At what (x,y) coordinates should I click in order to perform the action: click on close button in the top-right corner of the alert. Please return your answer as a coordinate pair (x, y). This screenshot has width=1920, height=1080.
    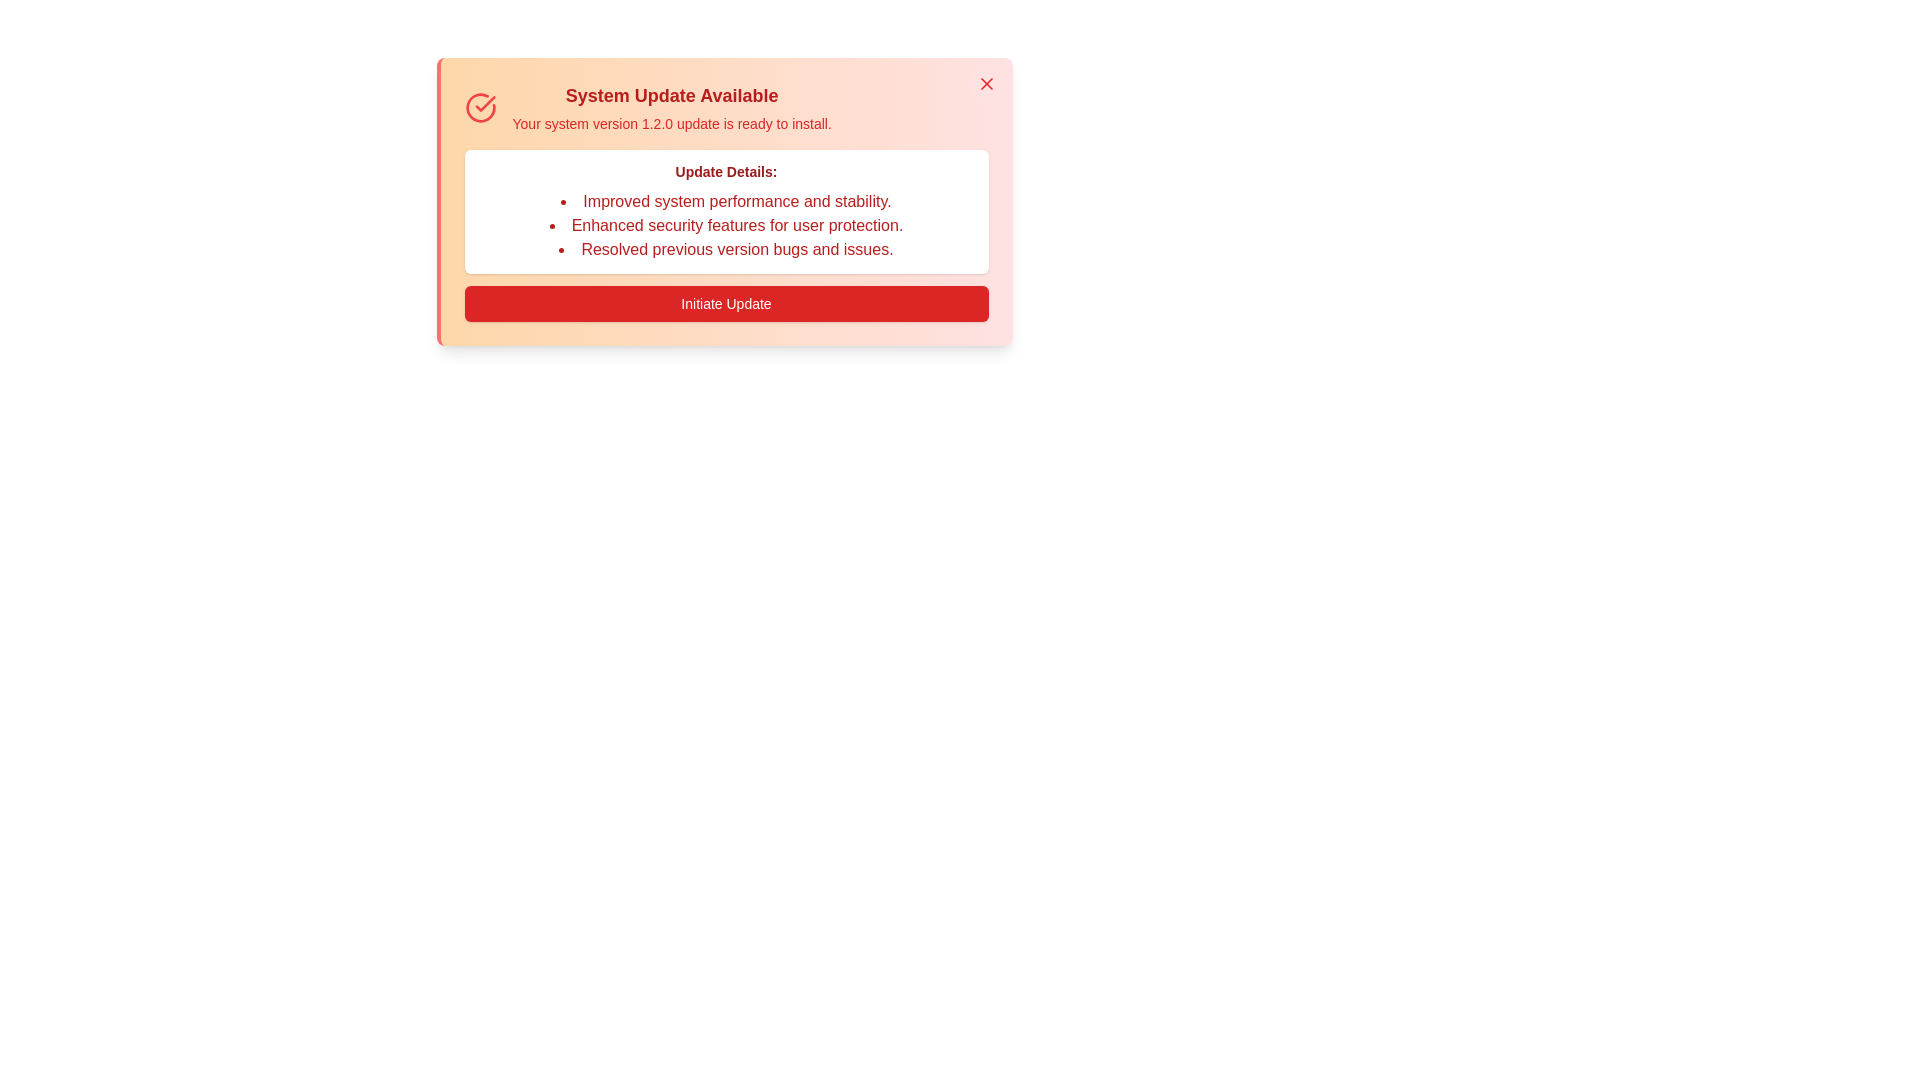
    Looking at the image, I should click on (986, 83).